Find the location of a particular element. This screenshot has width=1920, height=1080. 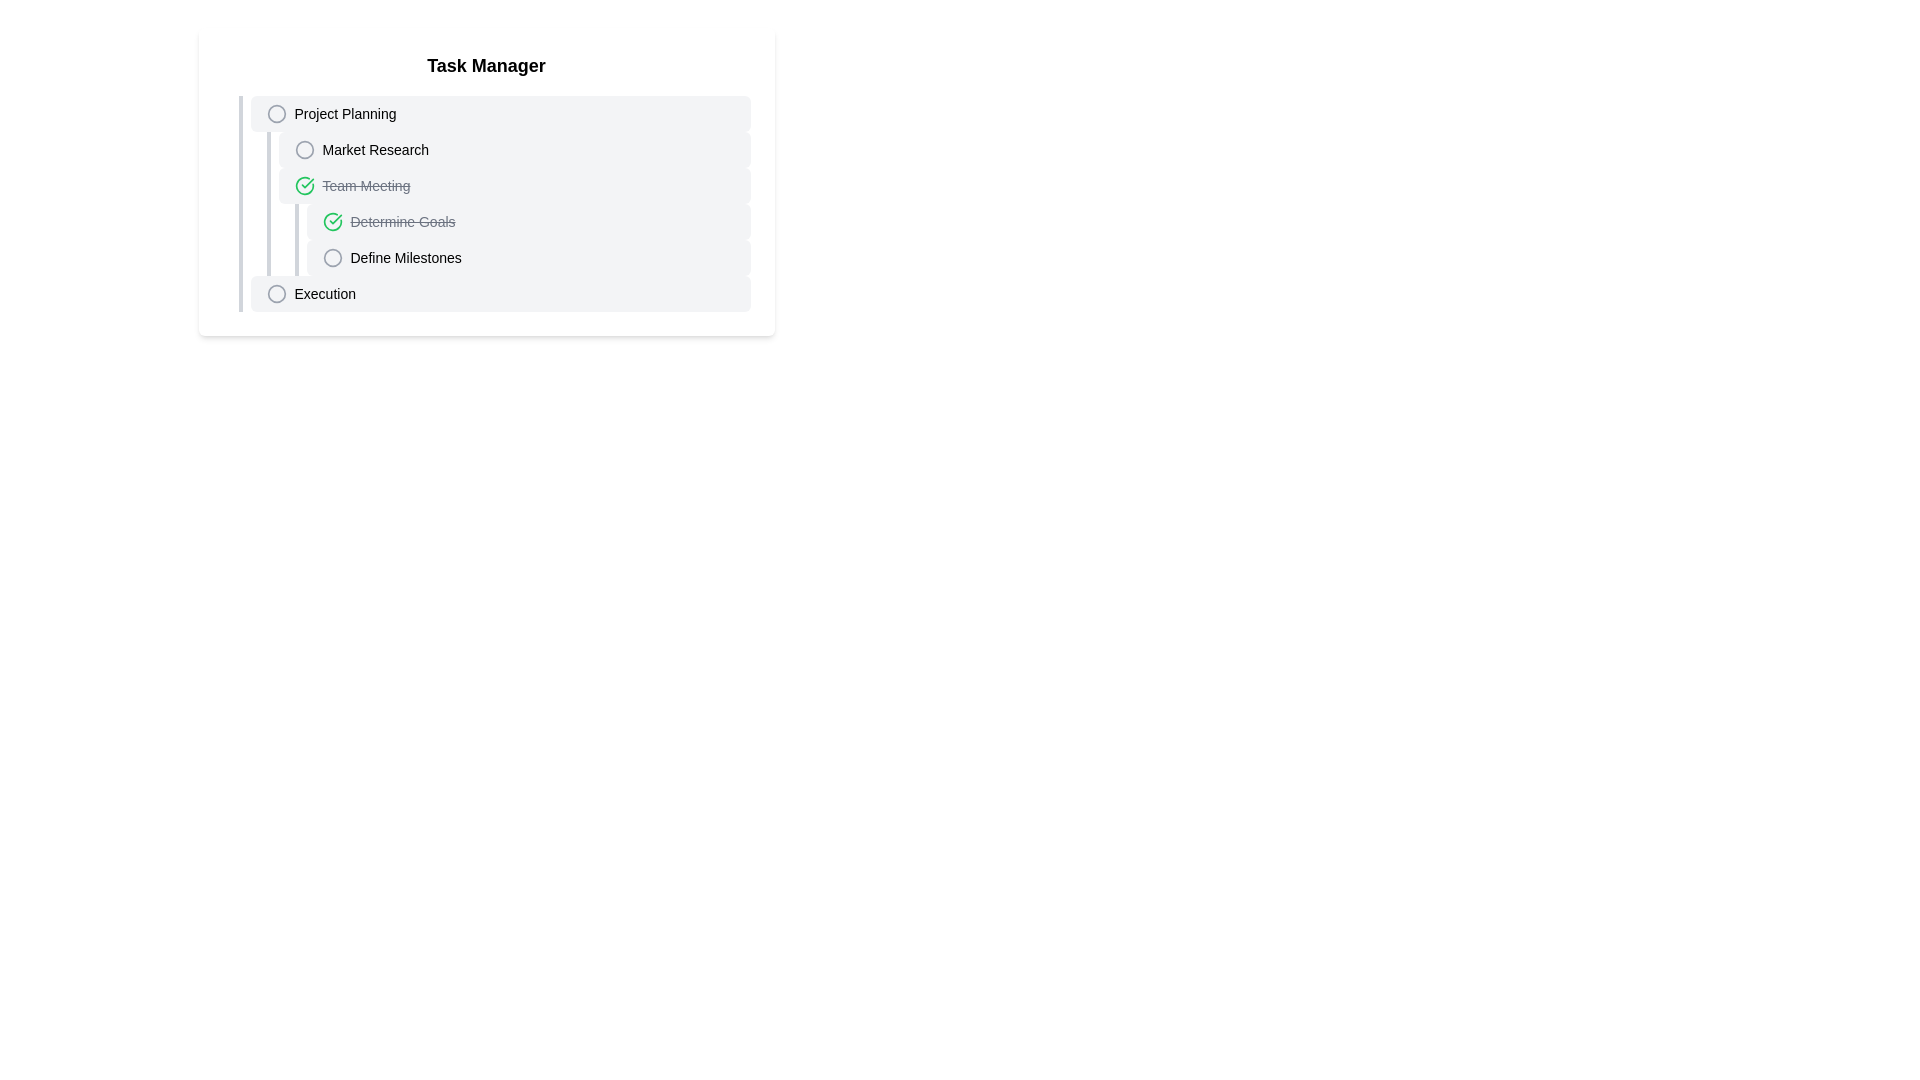

the text label reading 'Team Meeting', which is styled with a line-through effect and located centrally under the 'Task Manager' heading is located at coordinates (366, 185).